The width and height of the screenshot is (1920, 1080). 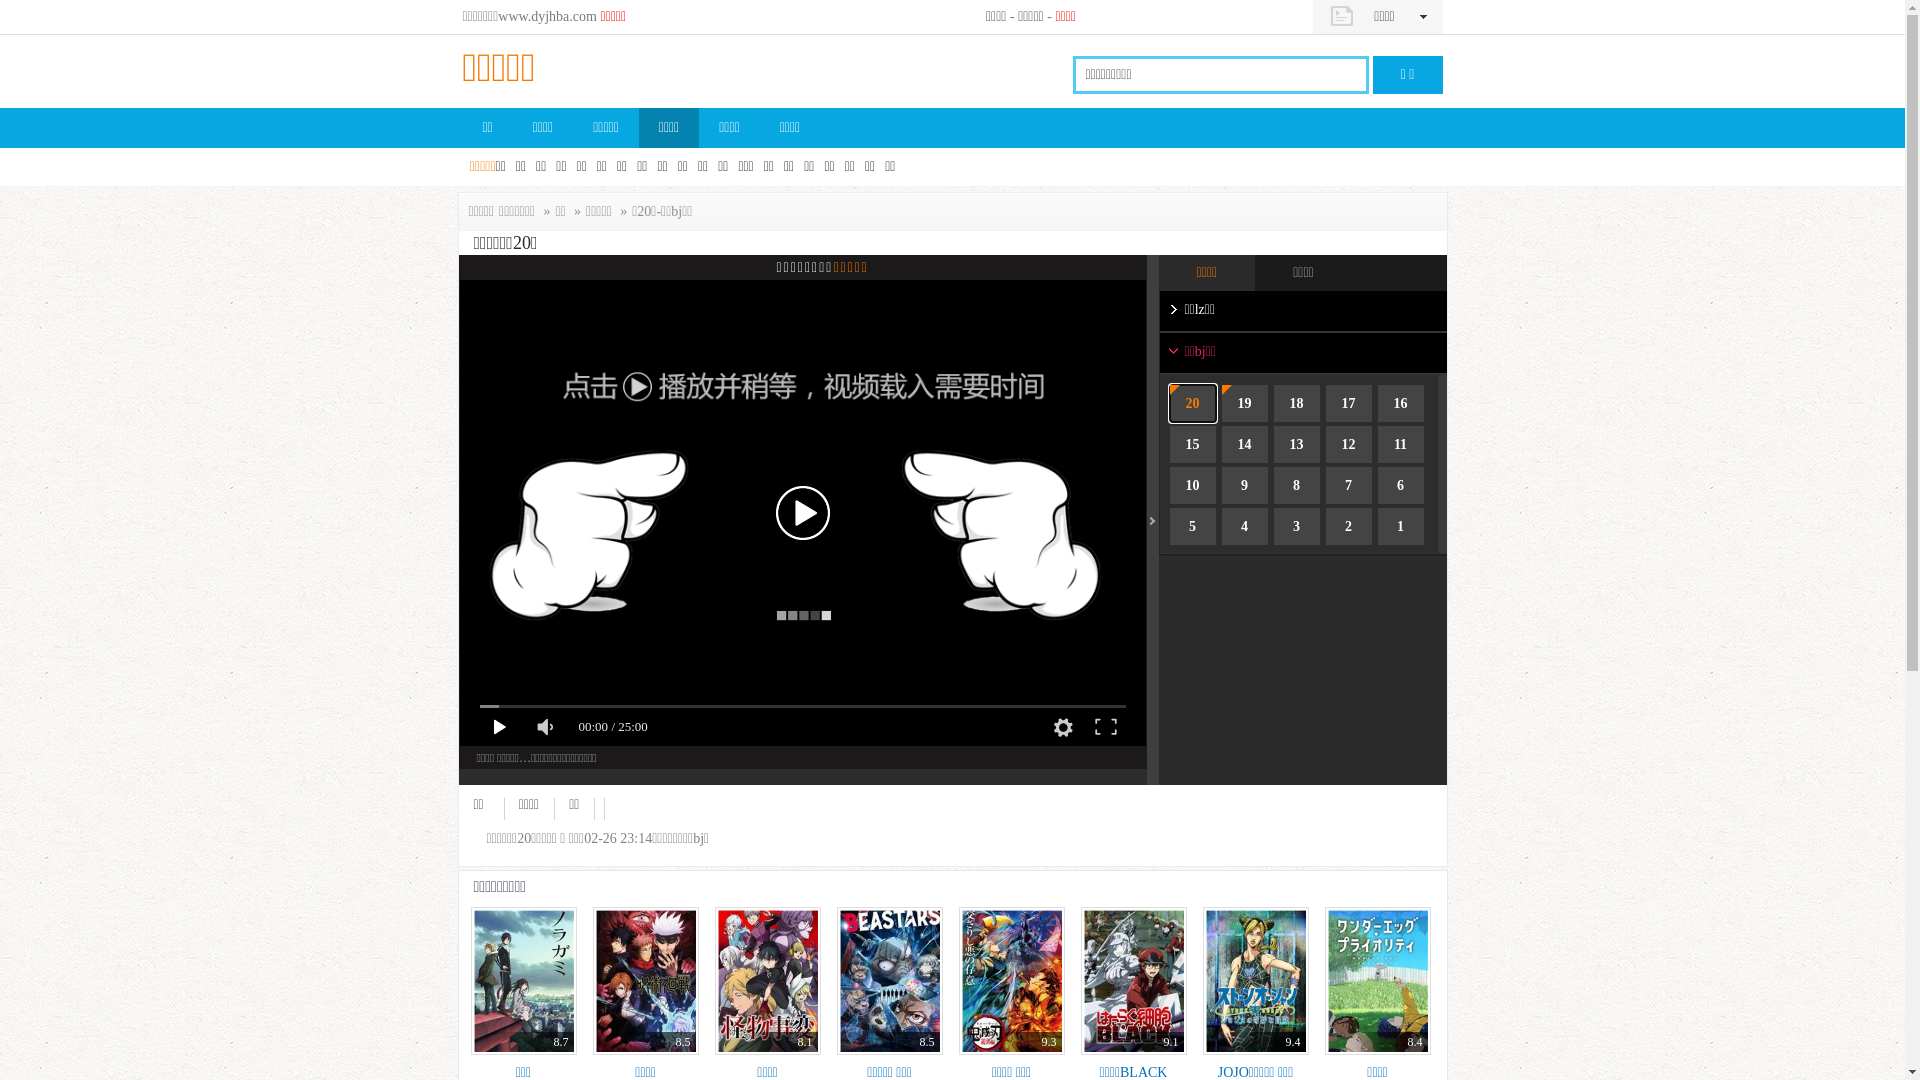 What do you see at coordinates (590, 979) in the screenshot?
I see `'8.5'` at bounding box center [590, 979].